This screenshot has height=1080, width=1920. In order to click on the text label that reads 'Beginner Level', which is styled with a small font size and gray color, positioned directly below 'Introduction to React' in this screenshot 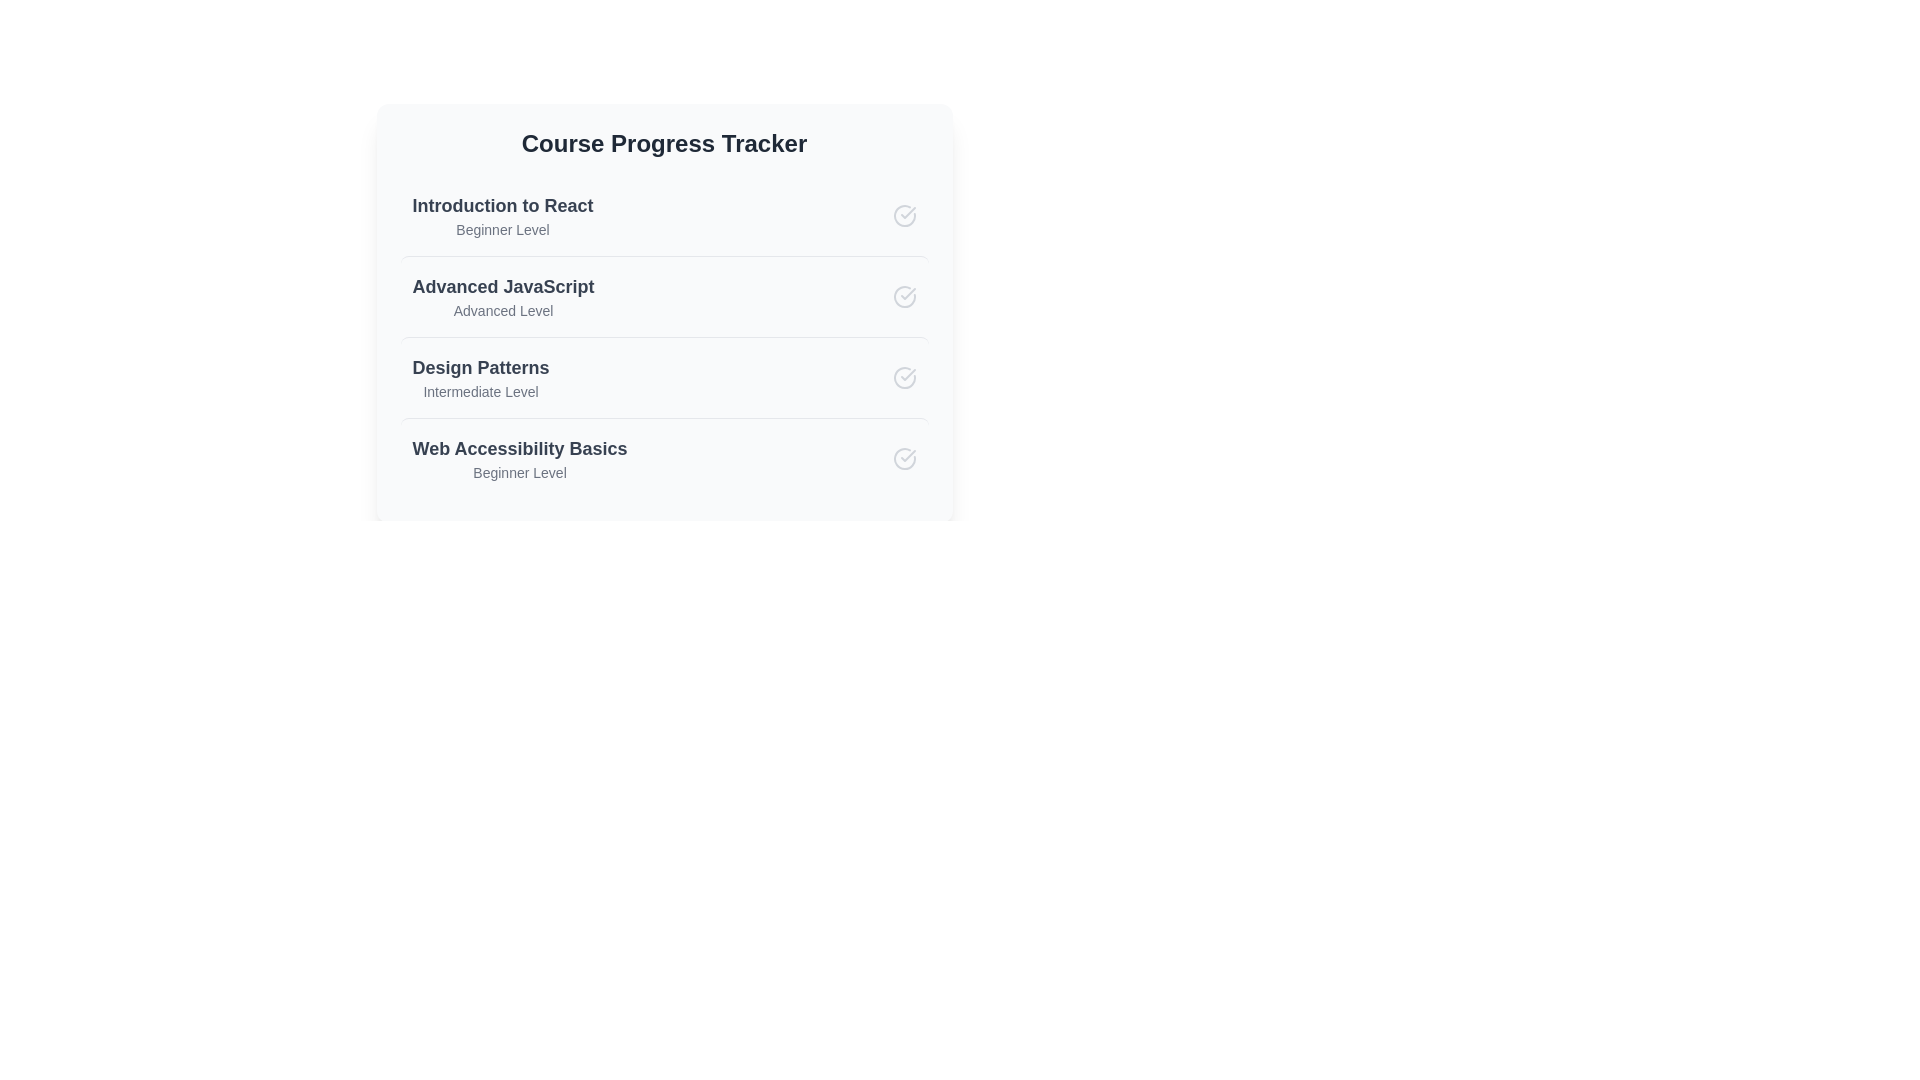, I will do `click(503, 229)`.